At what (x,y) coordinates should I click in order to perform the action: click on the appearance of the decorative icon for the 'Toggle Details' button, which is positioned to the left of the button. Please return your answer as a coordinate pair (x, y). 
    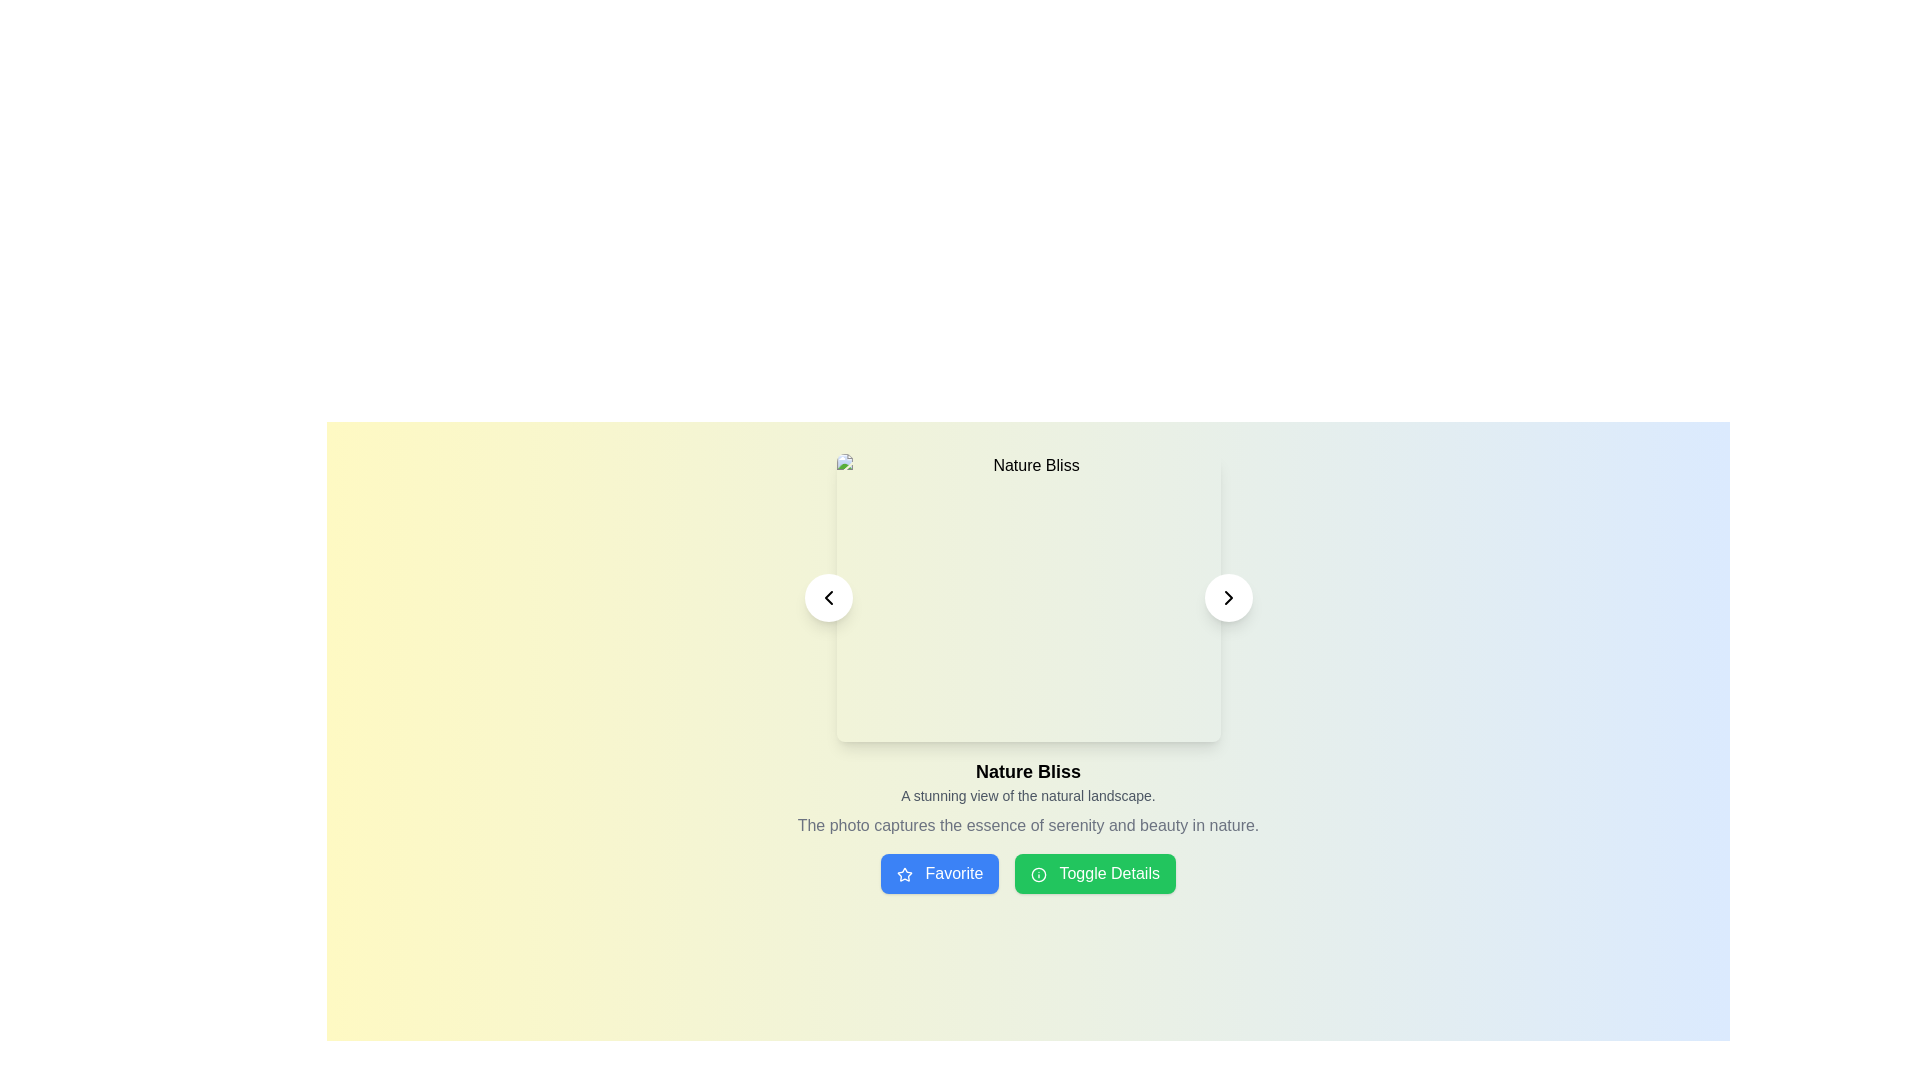
    Looking at the image, I should click on (1039, 873).